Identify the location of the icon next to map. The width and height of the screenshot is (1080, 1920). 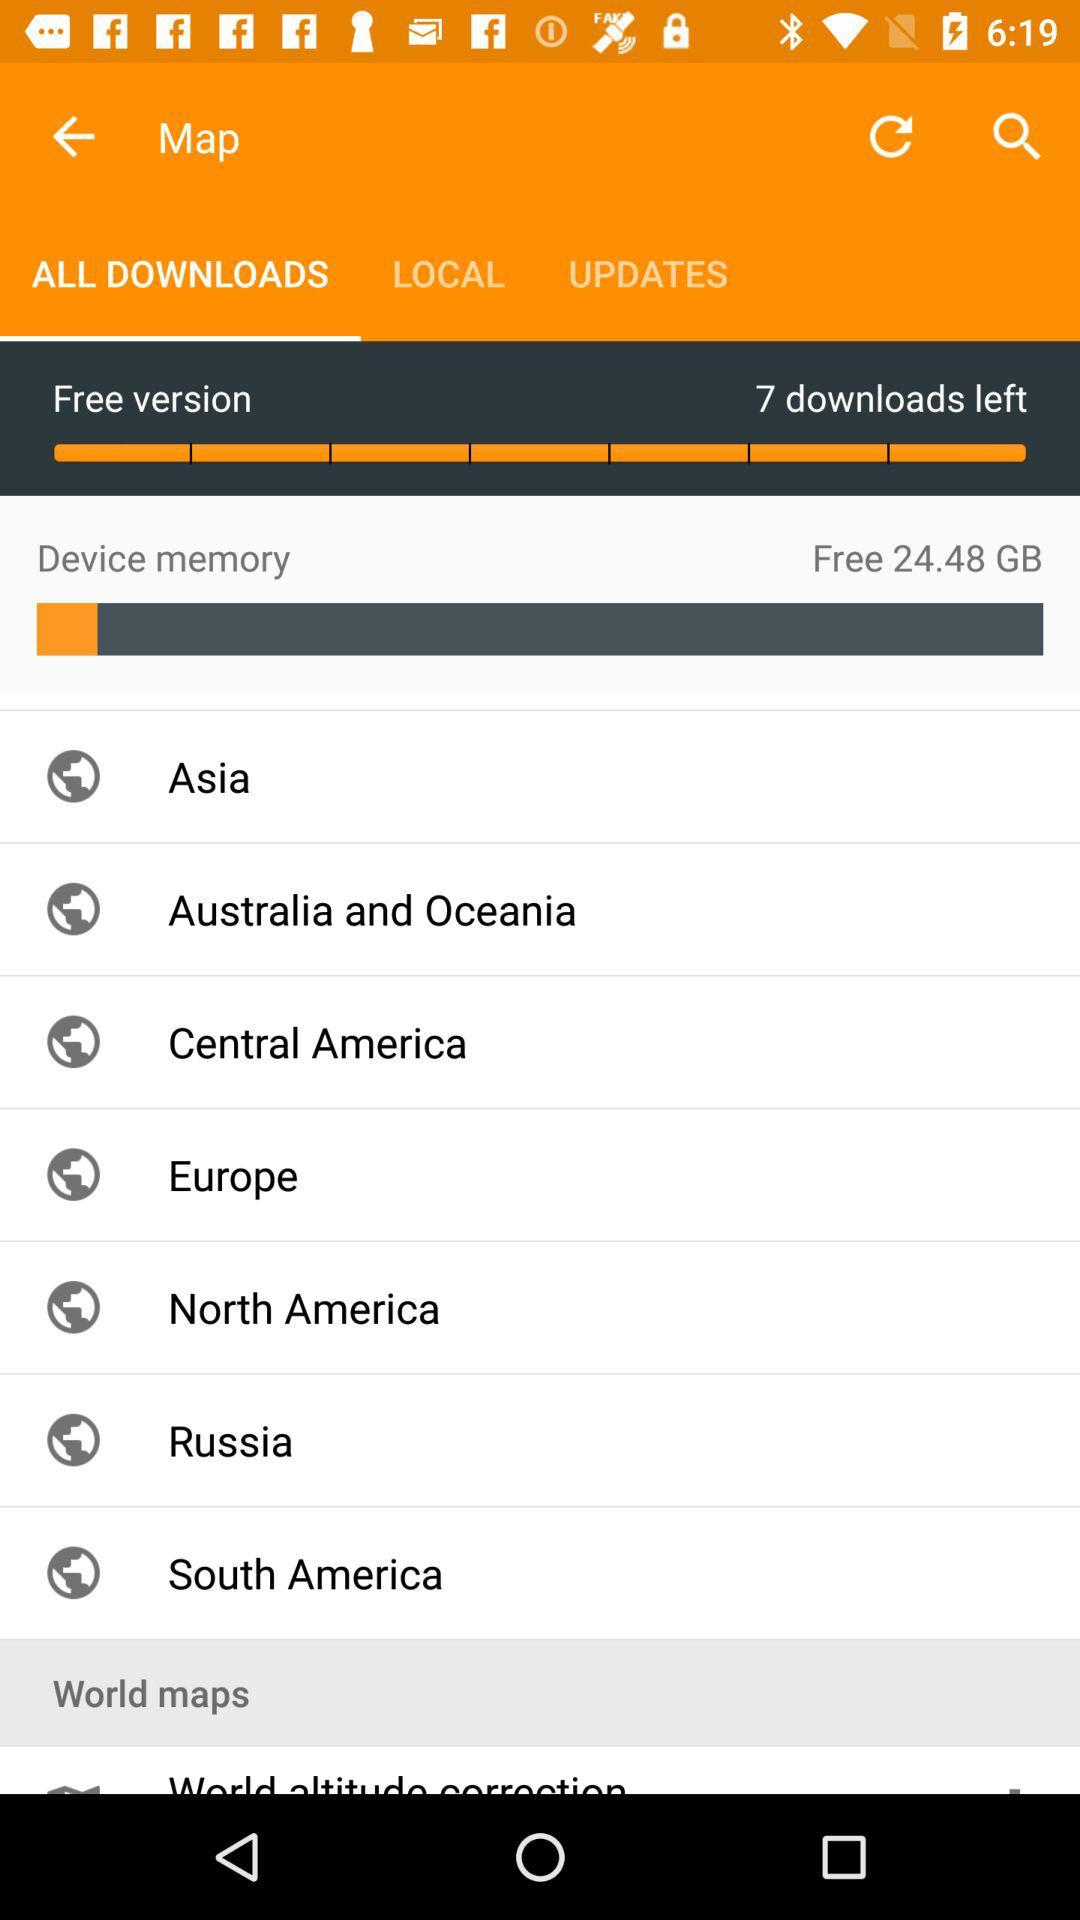
(72, 135).